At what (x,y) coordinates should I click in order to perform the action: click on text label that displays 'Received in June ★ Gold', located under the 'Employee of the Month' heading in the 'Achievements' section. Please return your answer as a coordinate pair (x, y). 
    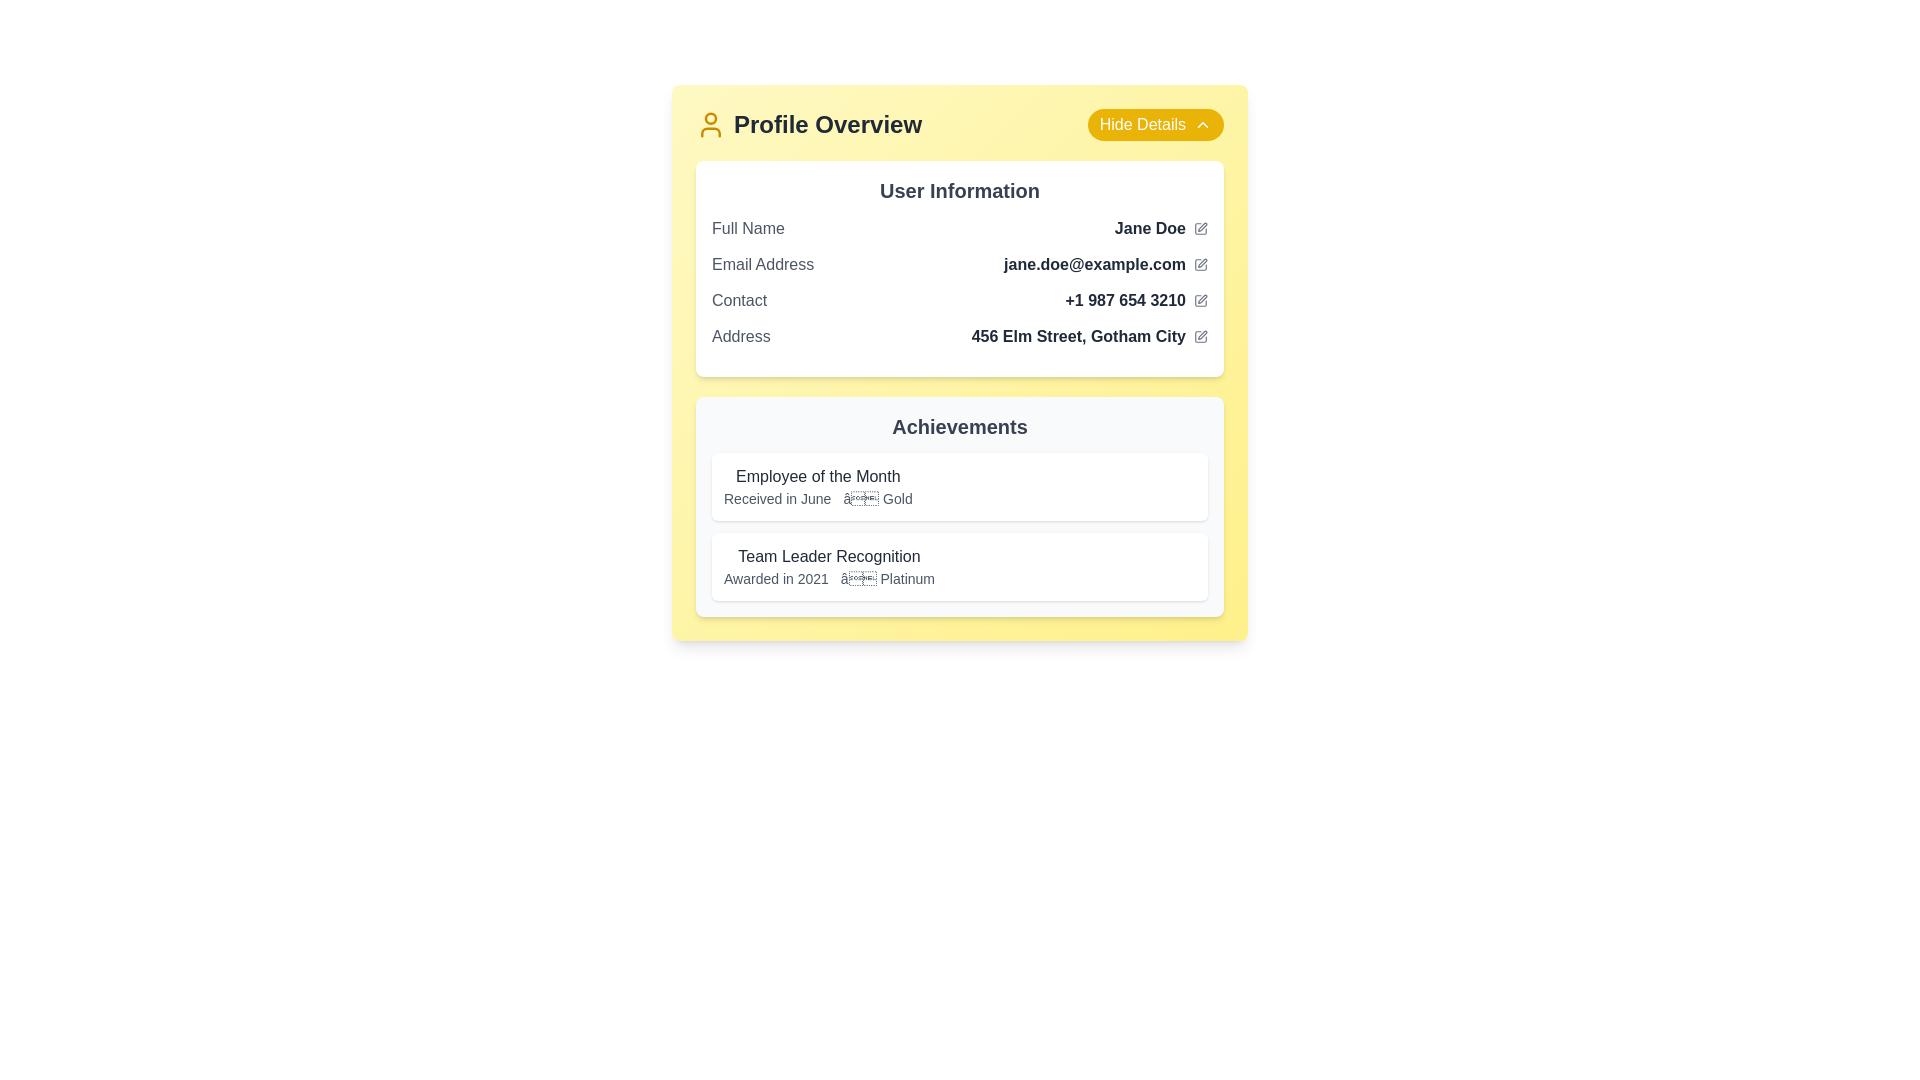
    Looking at the image, I should click on (818, 497).